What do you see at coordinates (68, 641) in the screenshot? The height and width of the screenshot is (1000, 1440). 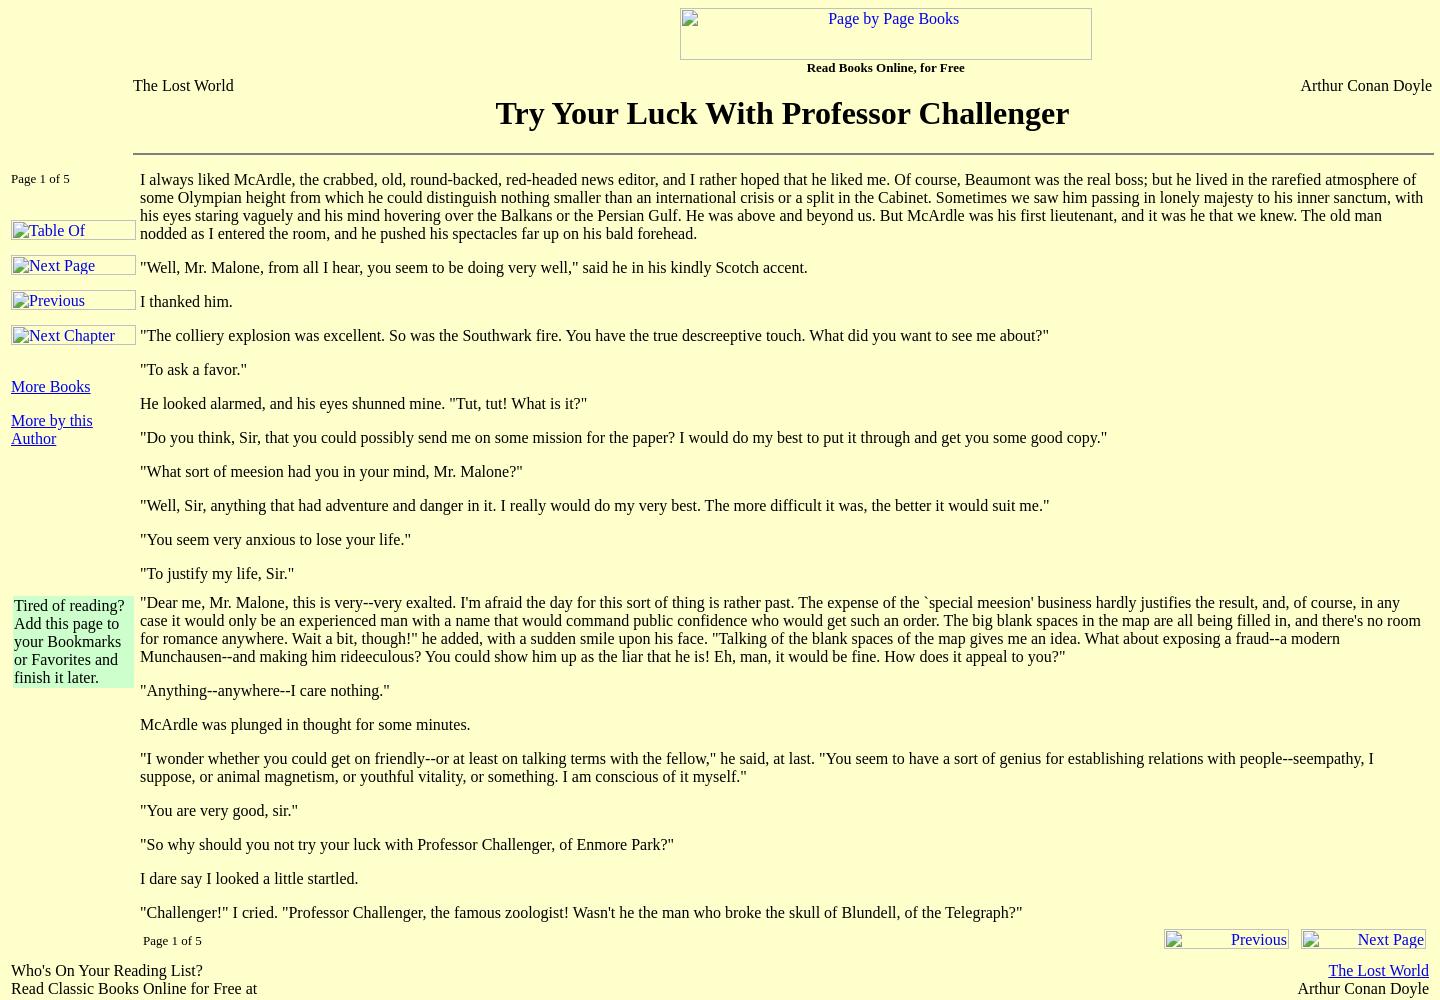 I see `'Tired of reading? Add this page to your Bookmarks or Favorites and finish it later.'` at bounding box center [68, 641].